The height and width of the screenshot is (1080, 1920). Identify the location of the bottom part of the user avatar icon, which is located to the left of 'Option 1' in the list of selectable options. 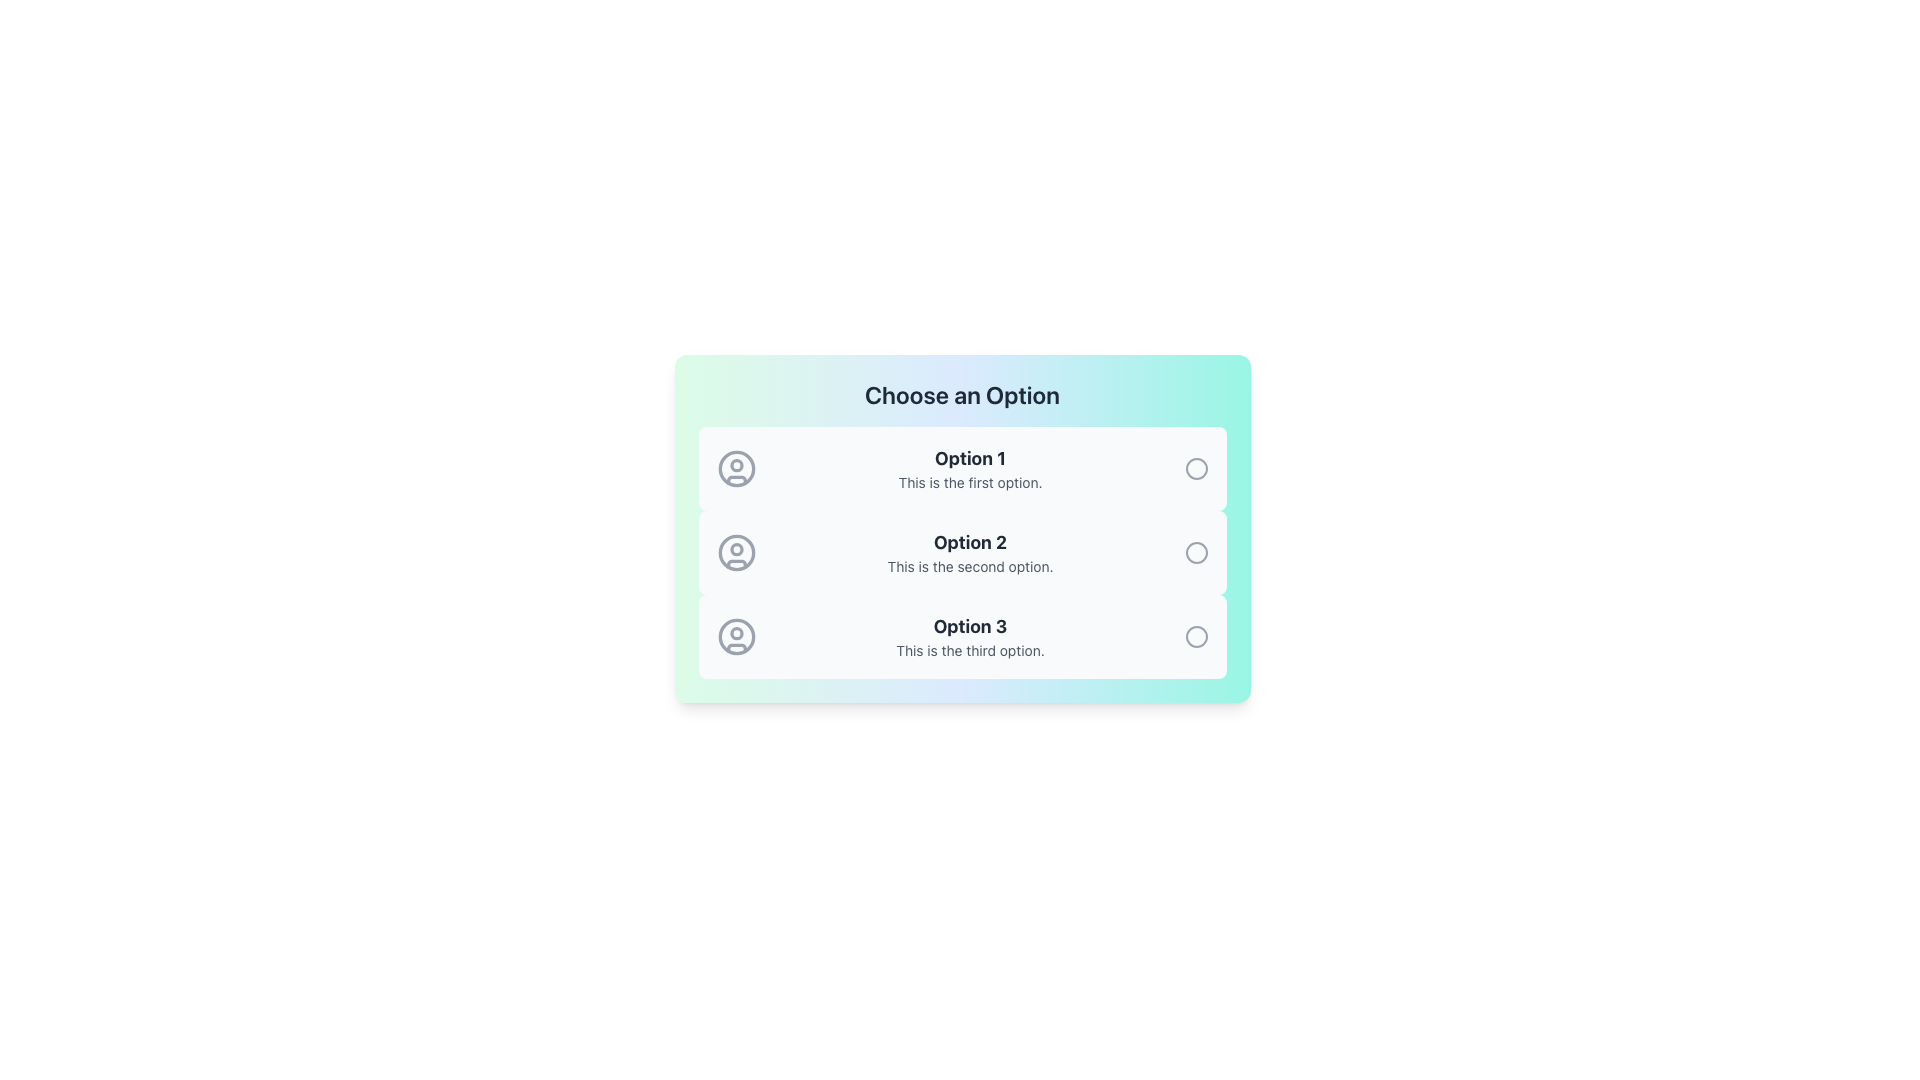
(735, 480).